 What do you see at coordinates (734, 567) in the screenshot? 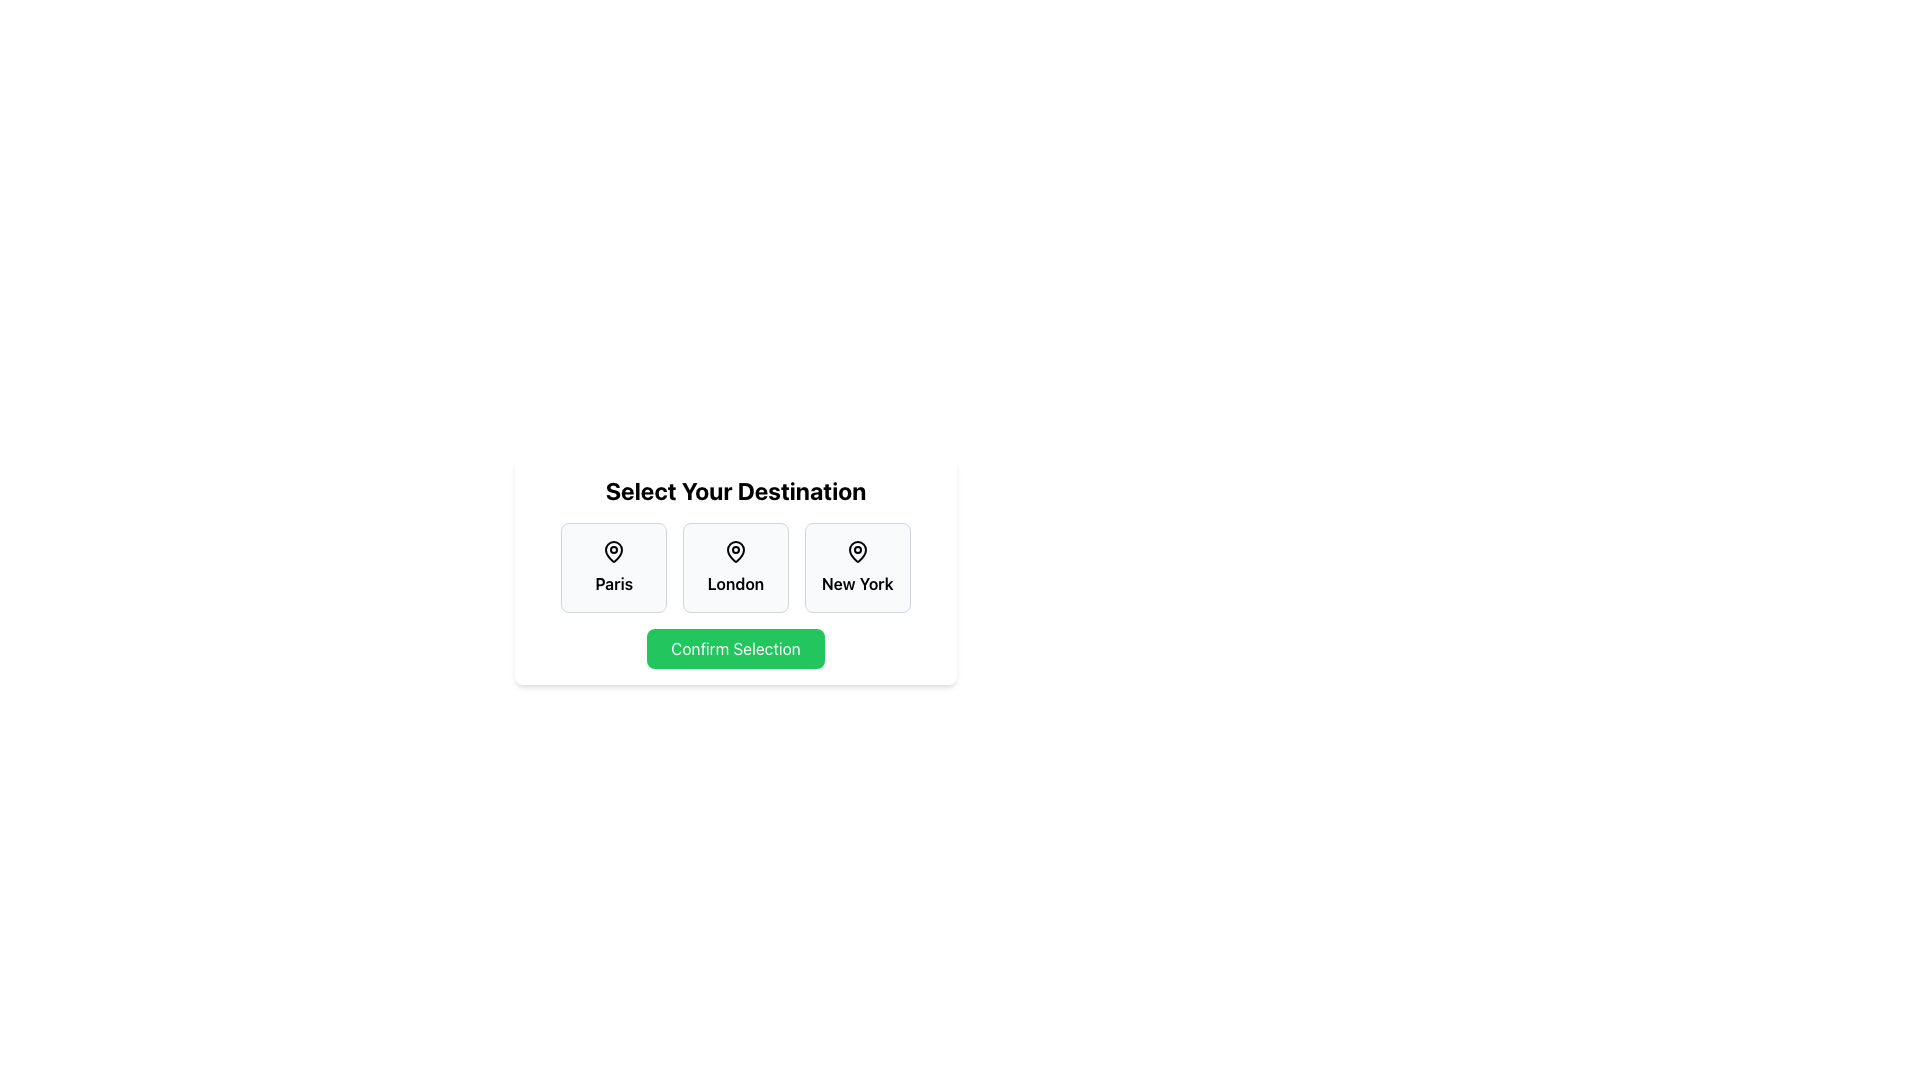
I see `the 'London' button, which is the second card in a grid layout, positioned between 'Paris' and 'New York', to observe potential hover effects` at bounding box center [734, 567].